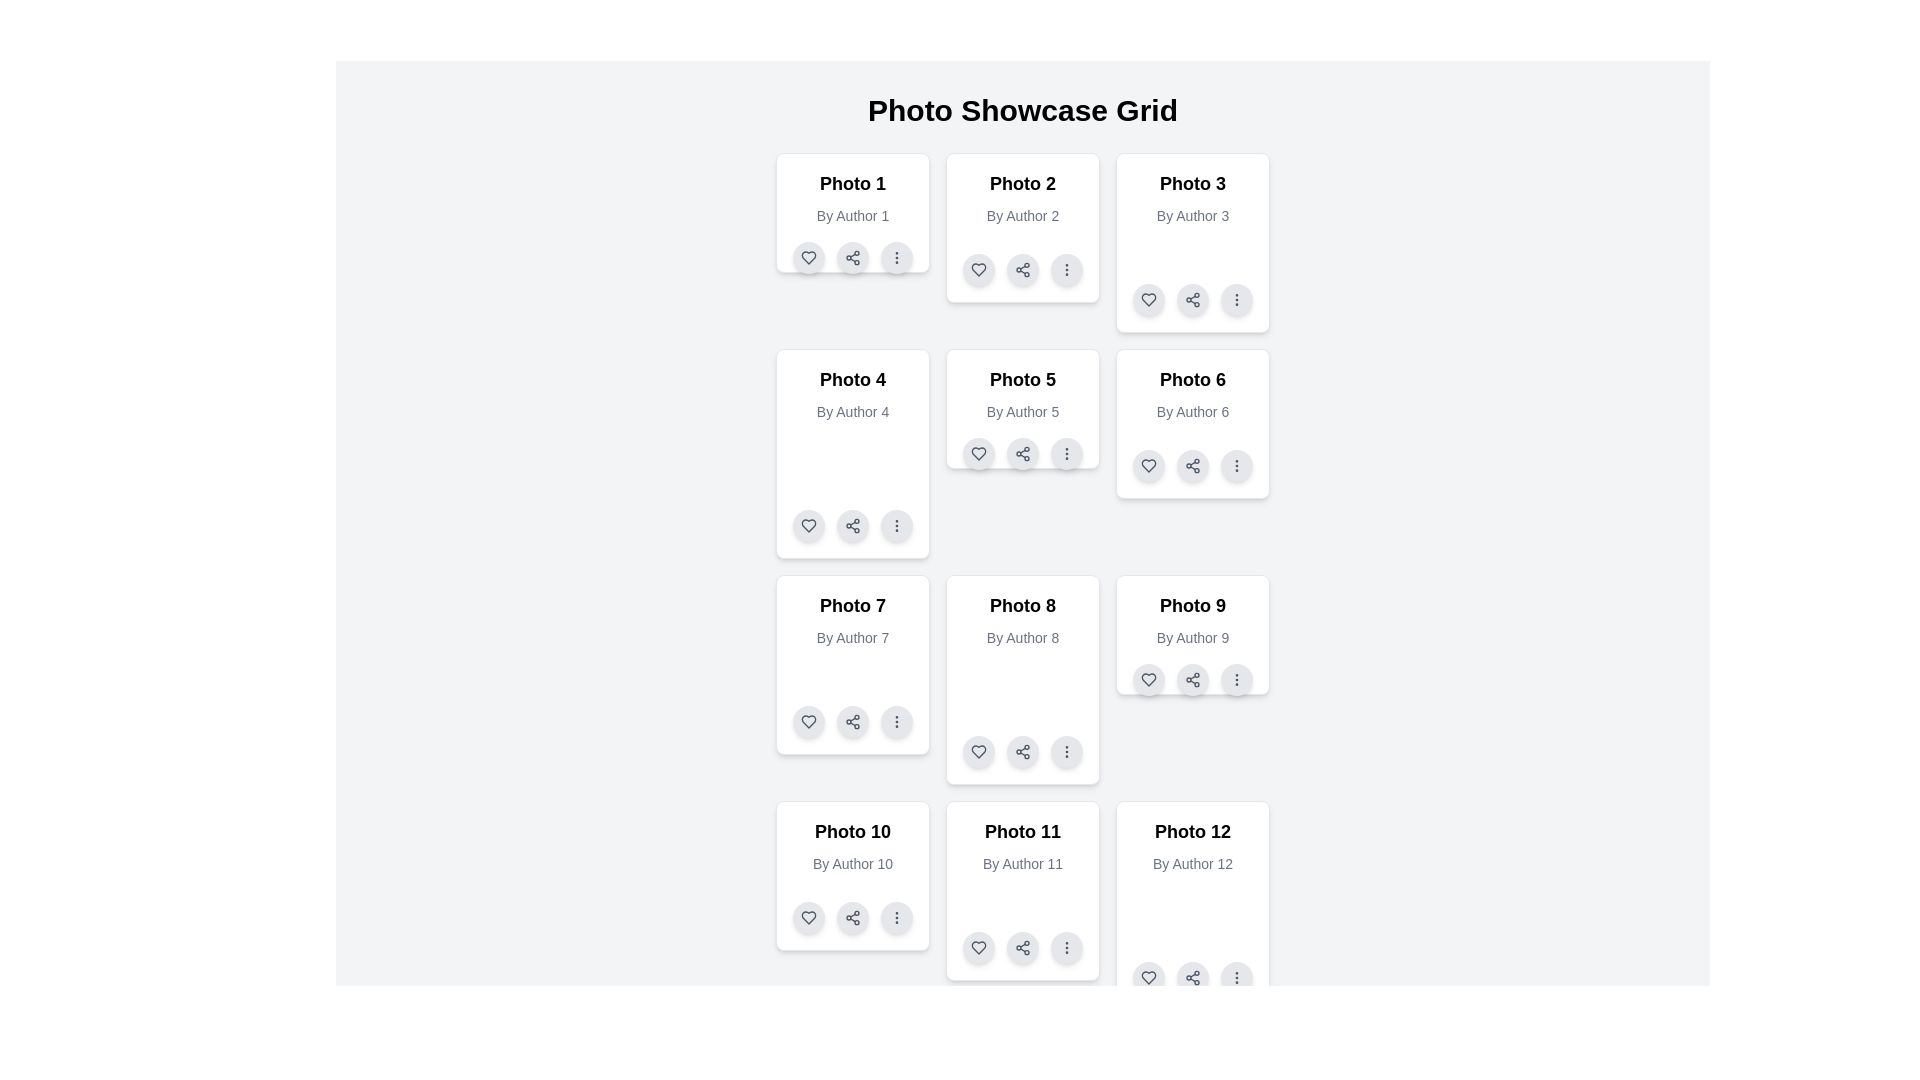  Describe the element at coordinates (1022, 863) in the screenshot. I see `text label that provides authorship information for the content, specifically indicating 'Author 11', located in the middle card of the bottom row, beneath 'Photo 11'` at that location.